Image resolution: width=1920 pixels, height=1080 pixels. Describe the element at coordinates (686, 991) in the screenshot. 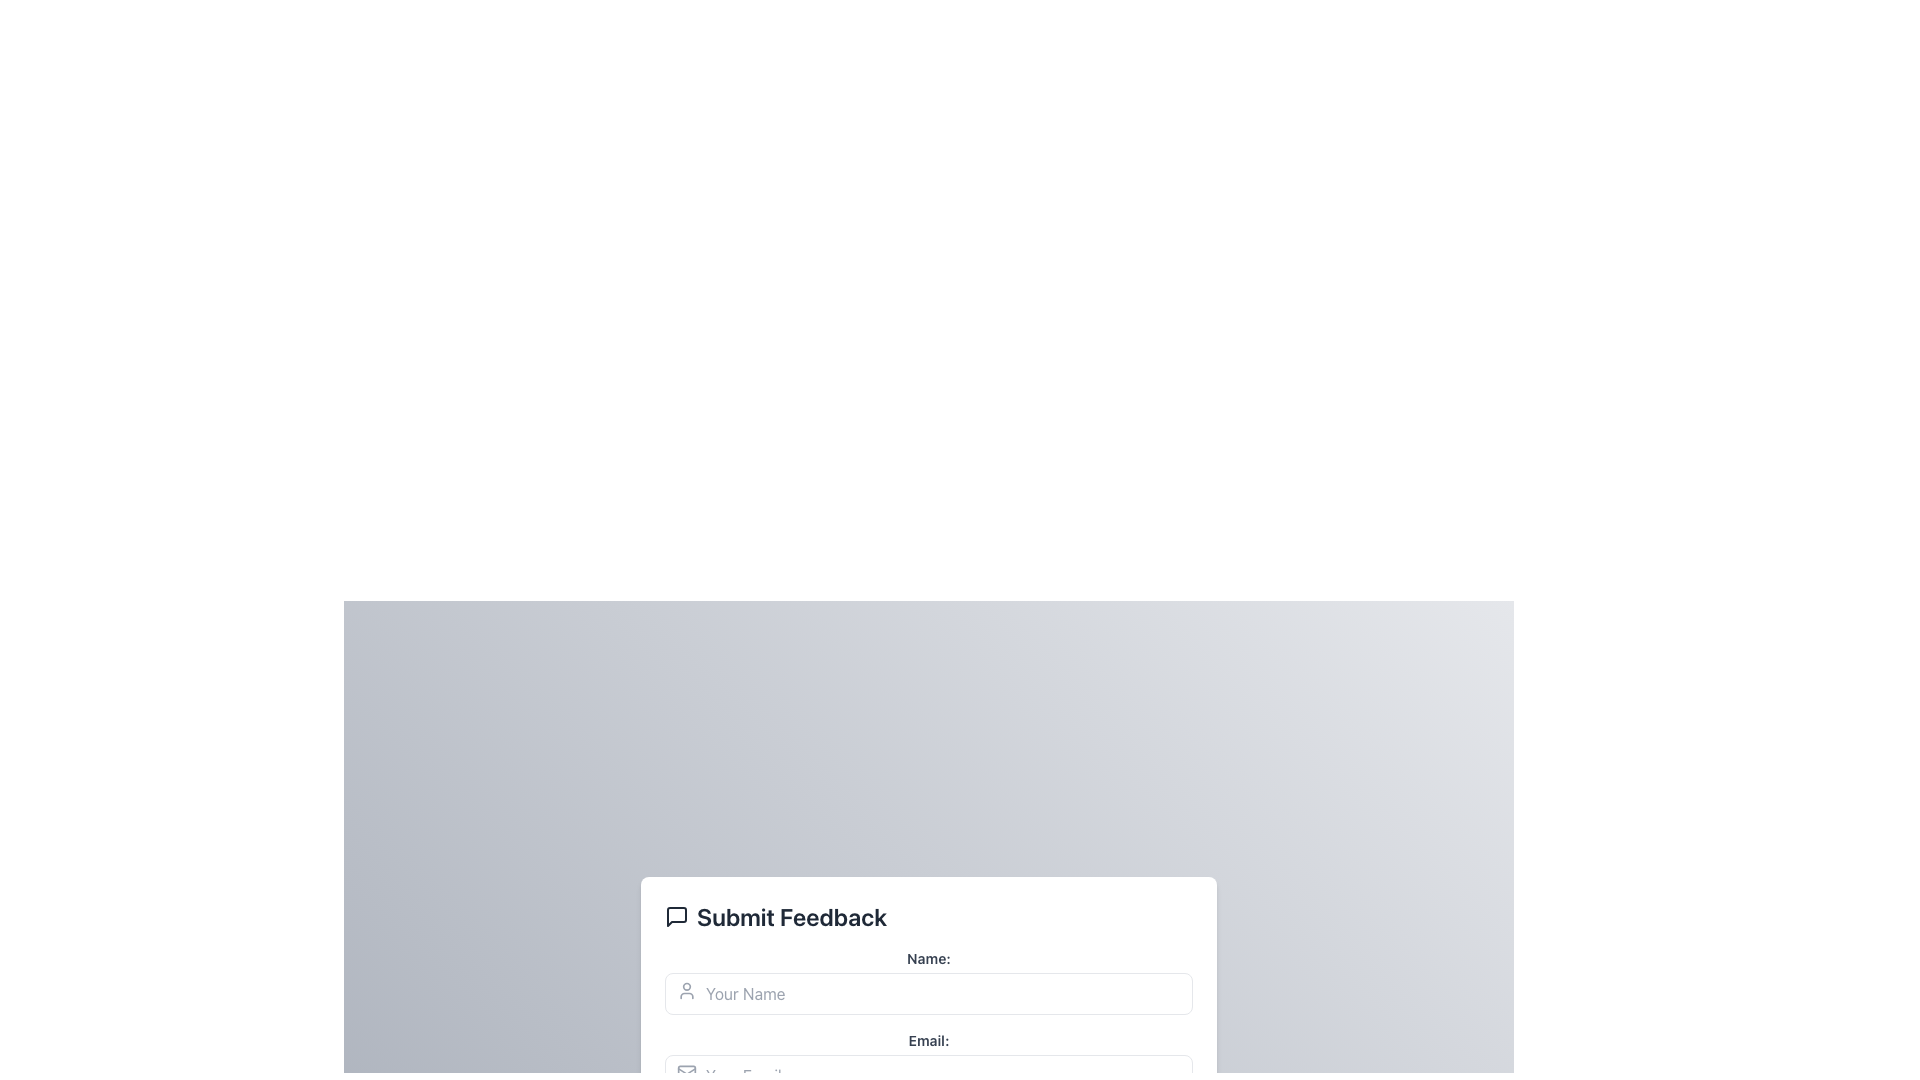

I see `the user profile icon, which is a minimalistic light gray outline of a person, positioned above the 'Name:' input field` at that location.